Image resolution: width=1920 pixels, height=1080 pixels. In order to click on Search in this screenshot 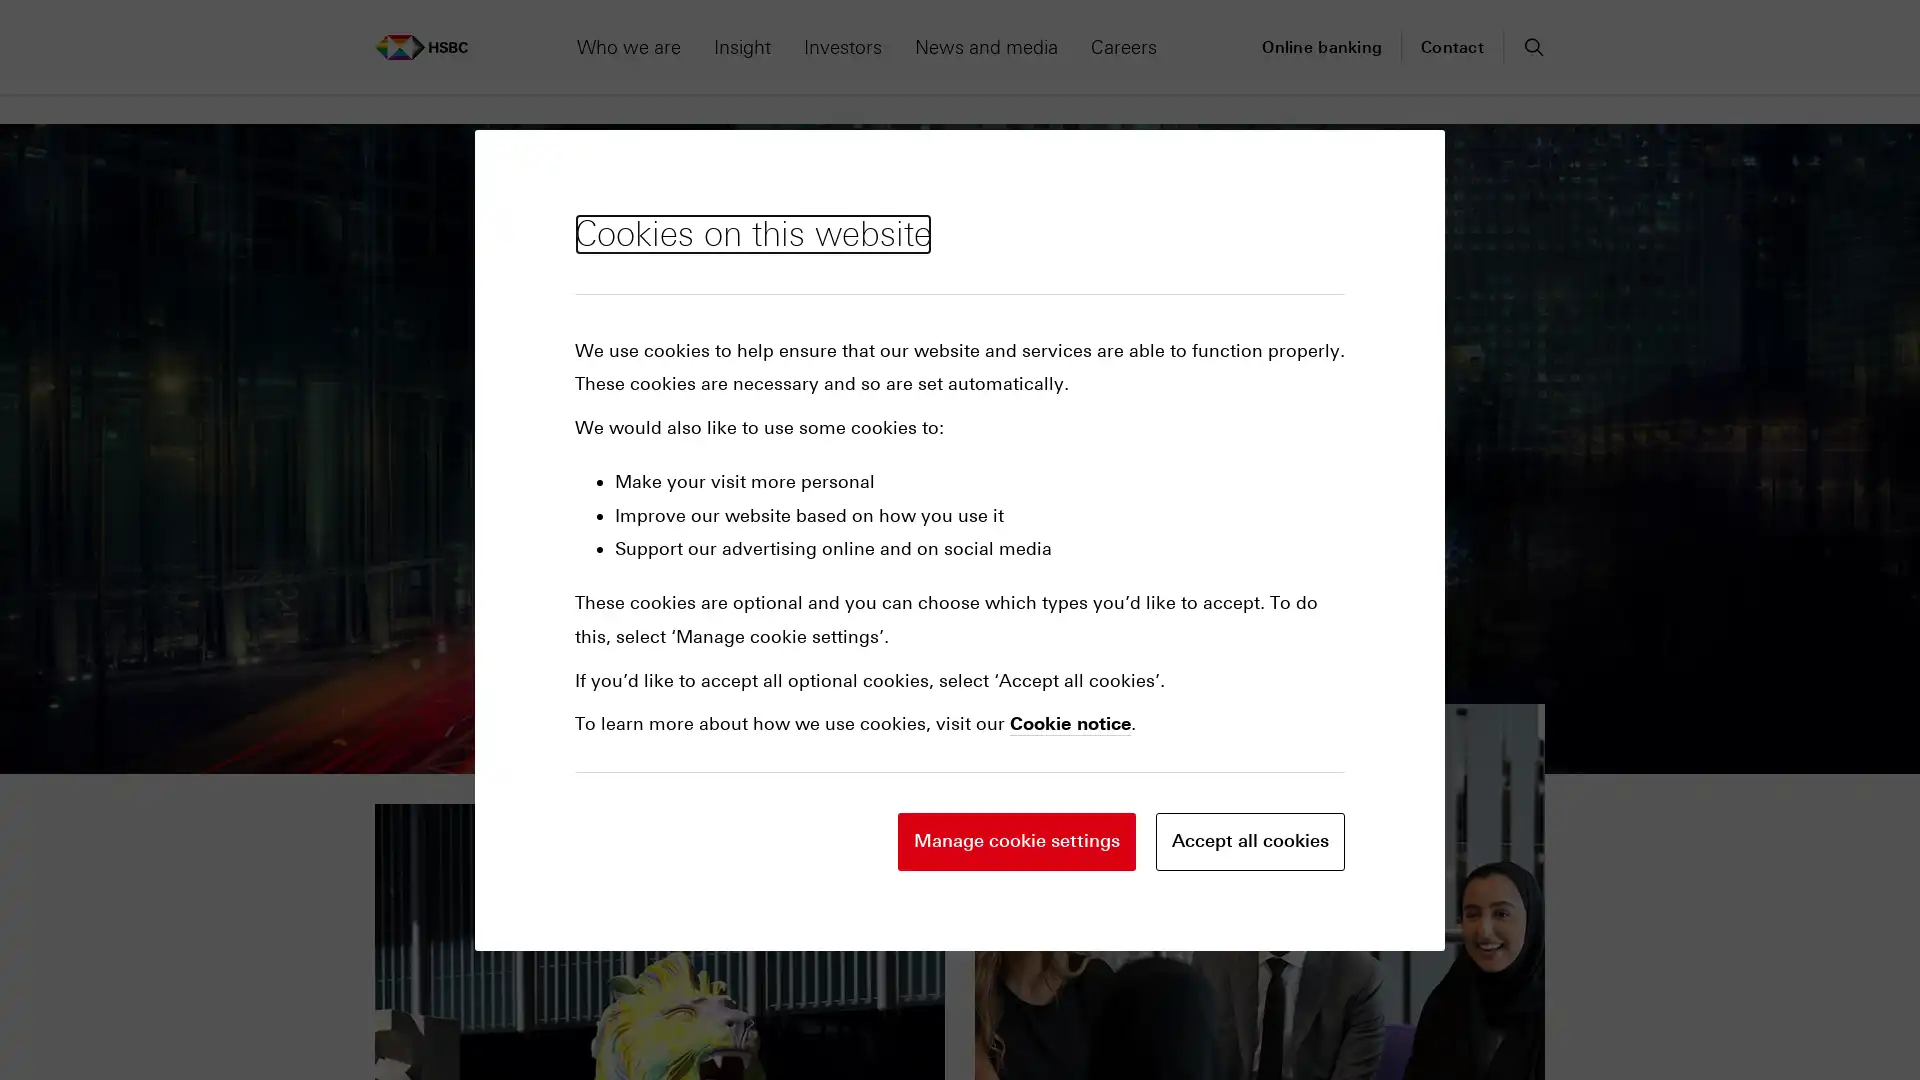, I will do `click(1531, 45)`.